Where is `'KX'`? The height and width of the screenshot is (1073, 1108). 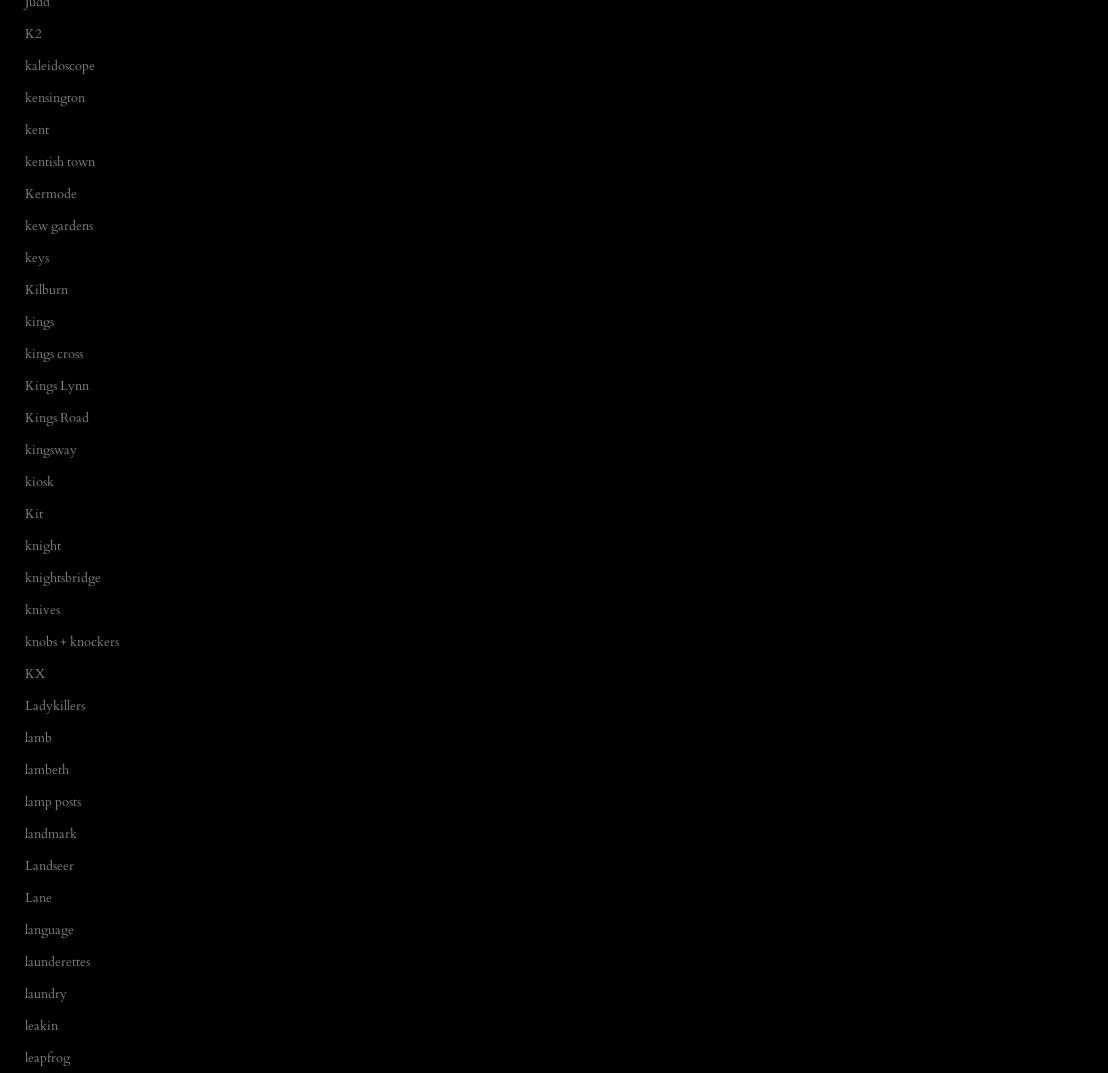
'KX' is located at coordinates (35, 672).